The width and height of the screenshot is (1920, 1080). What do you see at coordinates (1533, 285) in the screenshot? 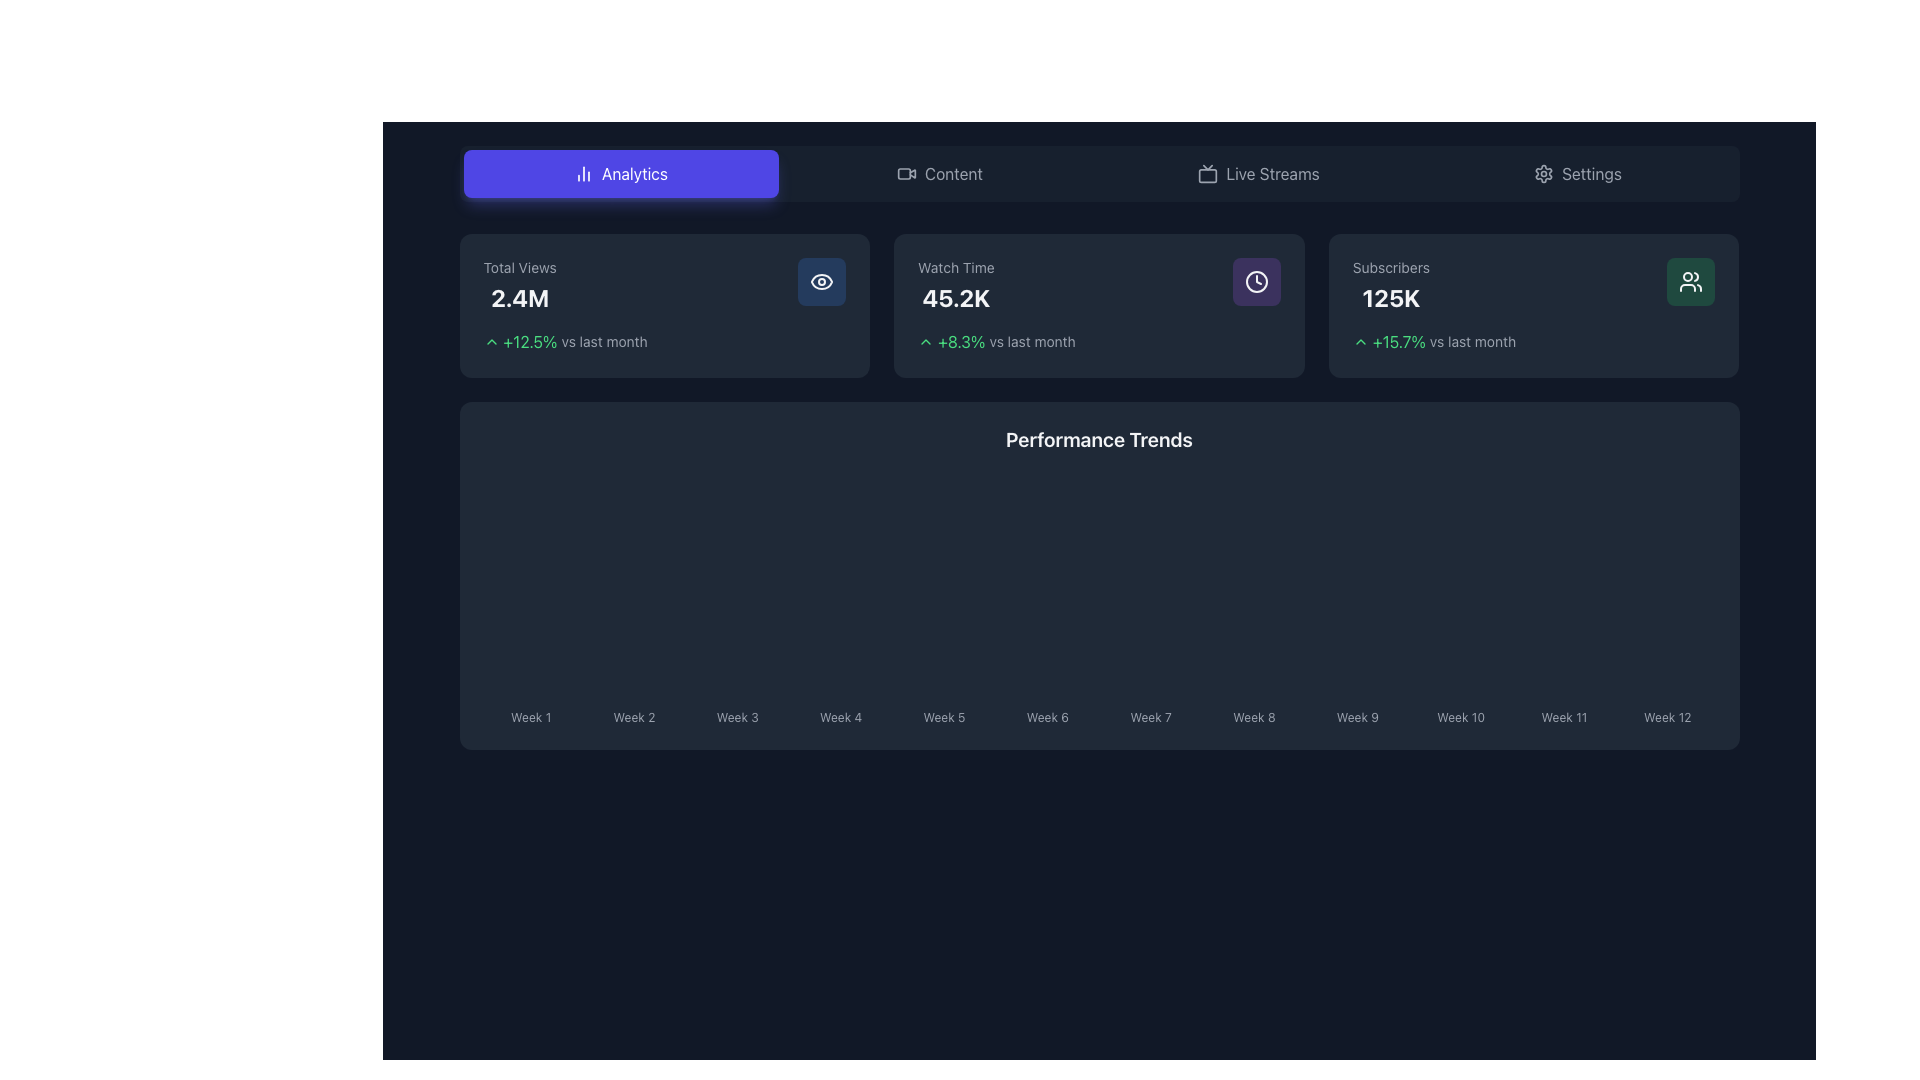
I see `the statistics displayed in the top-most section of the subscriber count element, which includes text and an icon, located in the top-right of the analytics interface` at bounding box center [1533, 285].